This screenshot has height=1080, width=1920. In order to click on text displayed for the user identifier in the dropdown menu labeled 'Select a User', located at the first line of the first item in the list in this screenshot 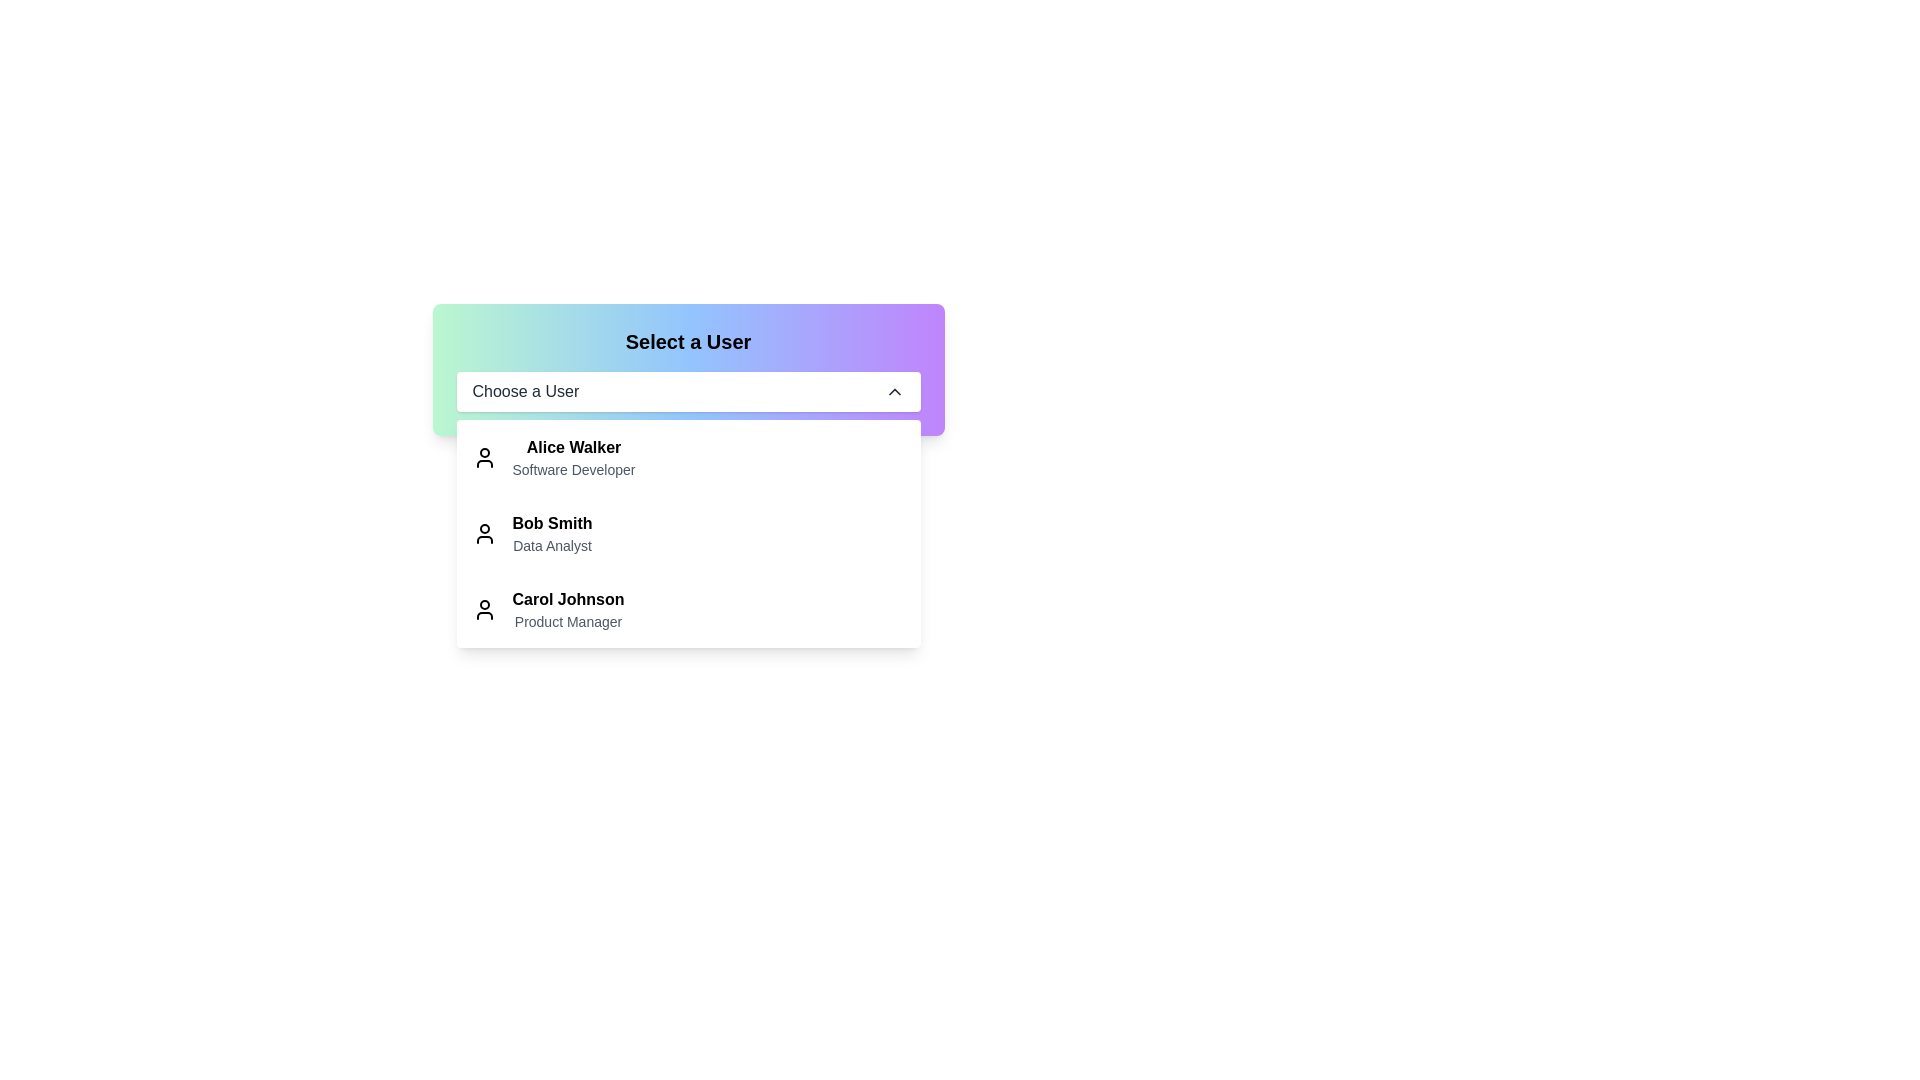, I will do `click(572, 446)`.